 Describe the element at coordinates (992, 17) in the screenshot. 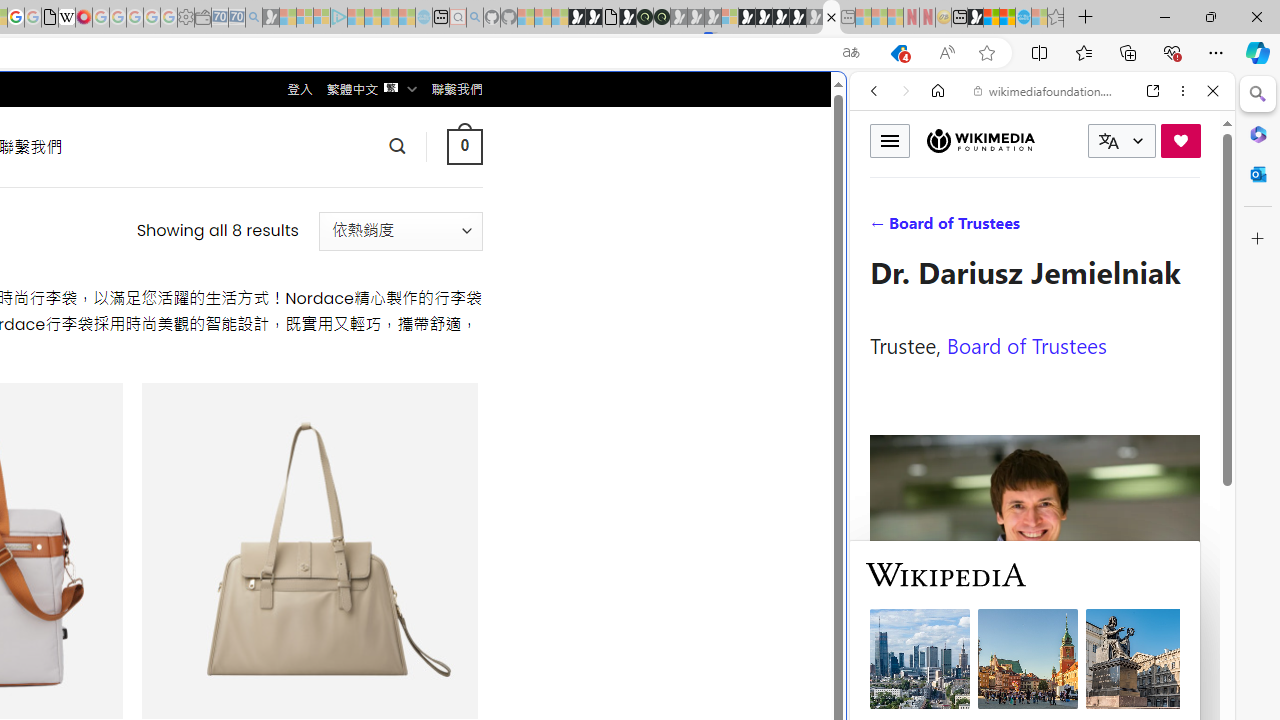

I see `'World - MSN'` at that location.